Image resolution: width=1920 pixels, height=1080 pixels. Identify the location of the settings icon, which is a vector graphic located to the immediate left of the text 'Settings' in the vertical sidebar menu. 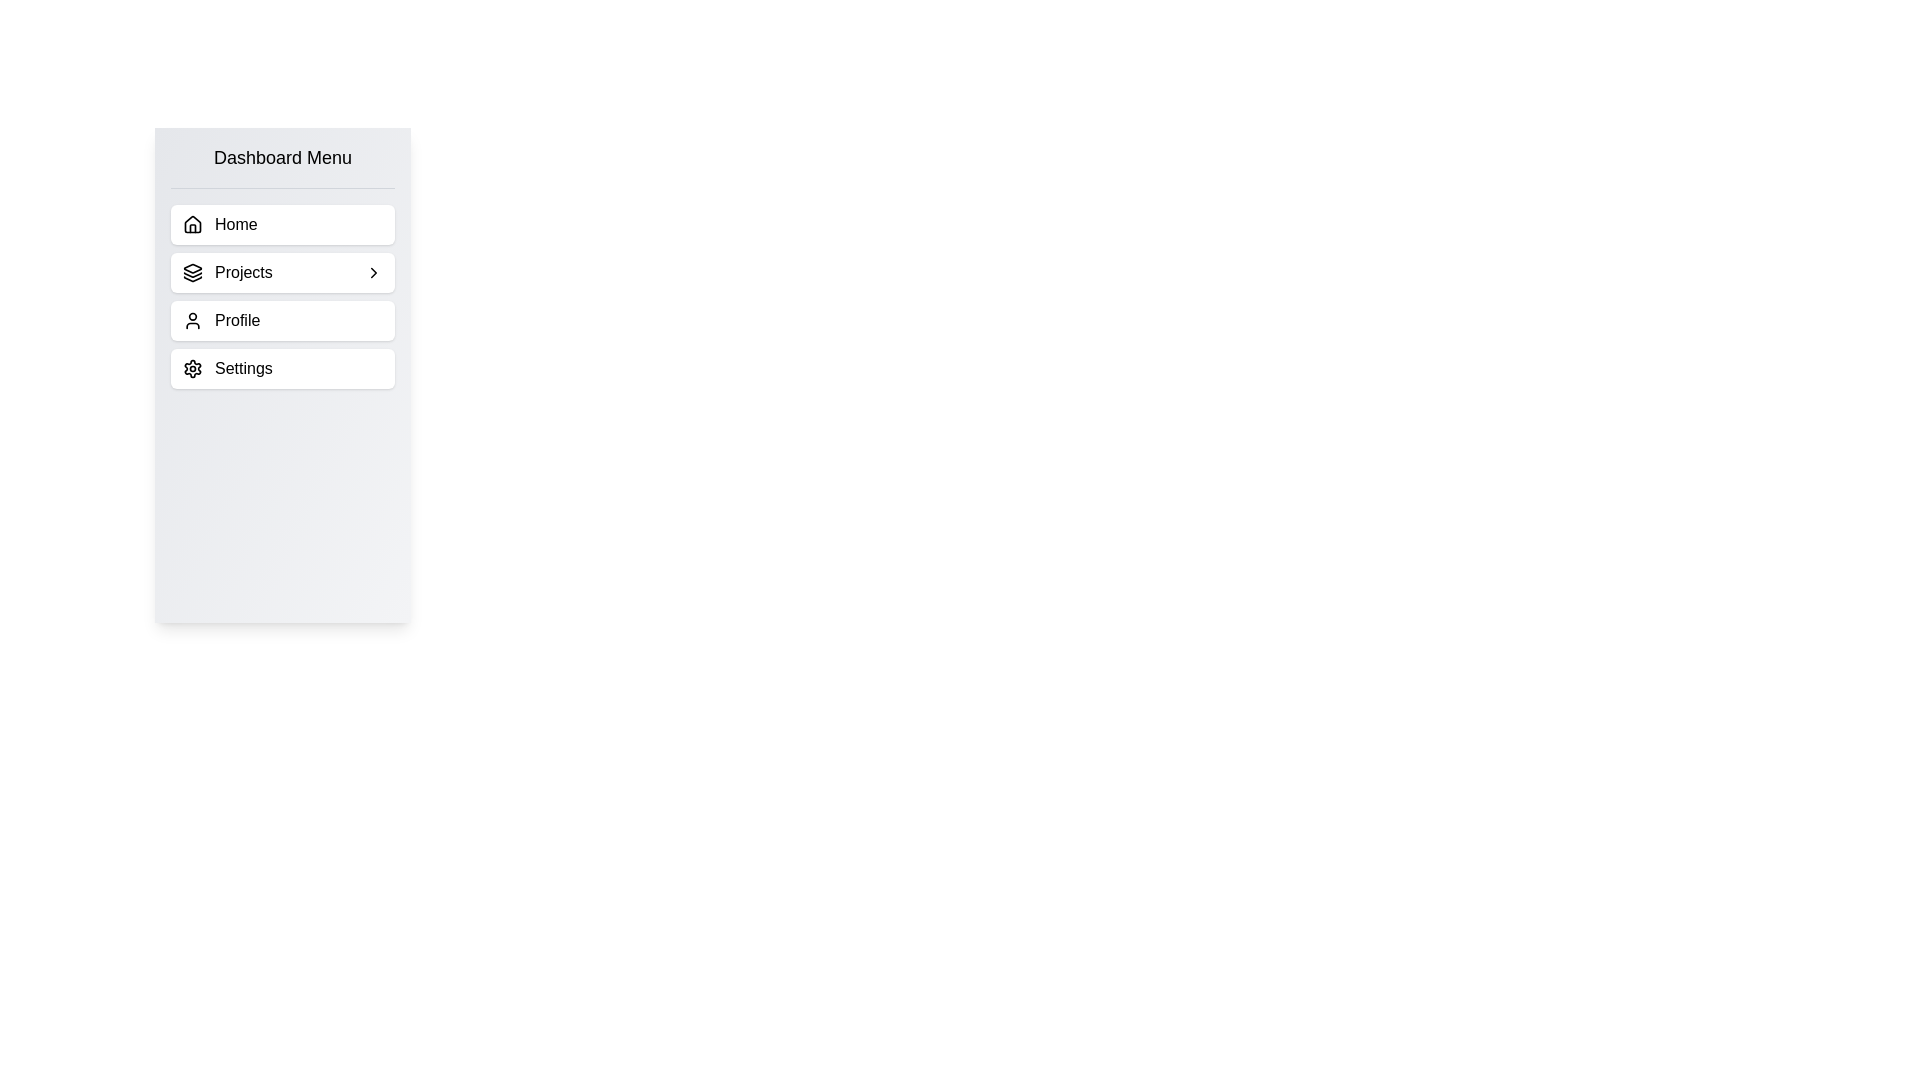
(192, 369).